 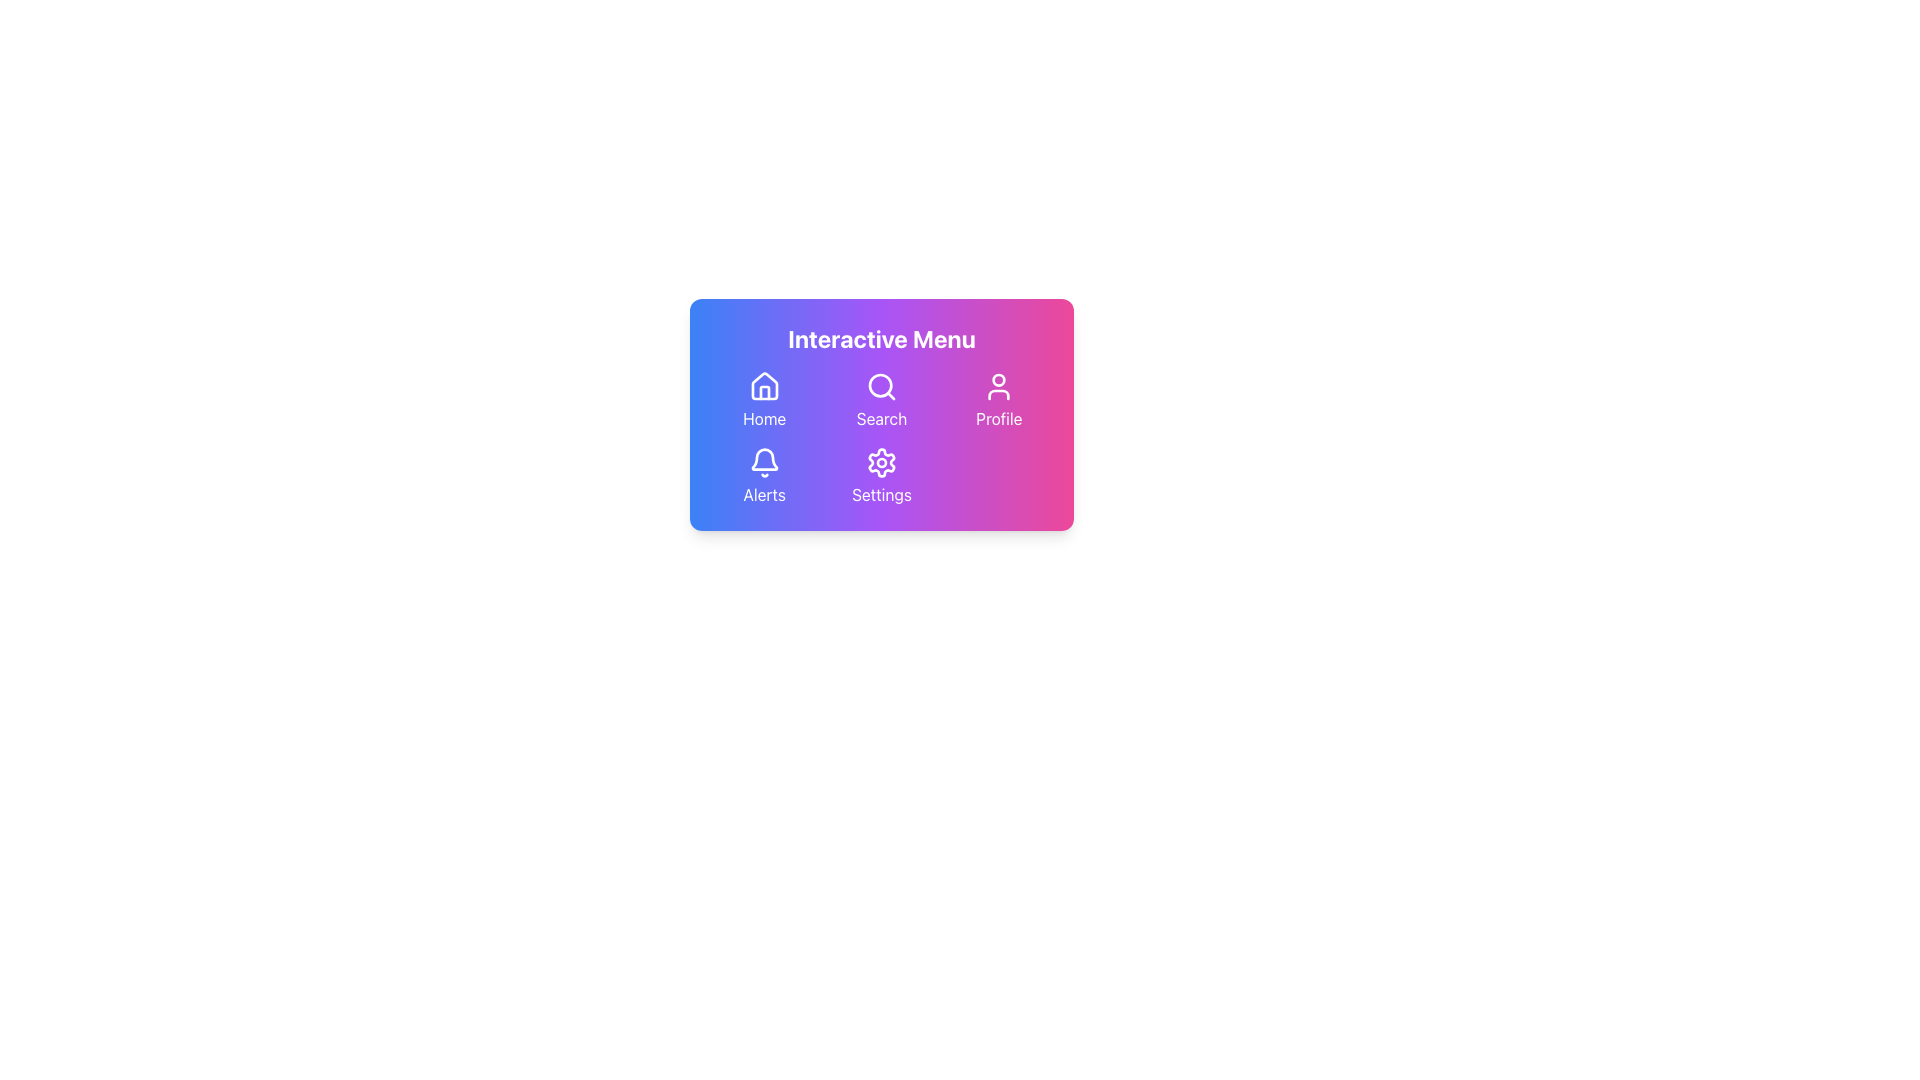 I want to click on the 'Search' button, which is visually represented as a navigation option in the top row, center column of the grid layout, so click(x=881, y=414).